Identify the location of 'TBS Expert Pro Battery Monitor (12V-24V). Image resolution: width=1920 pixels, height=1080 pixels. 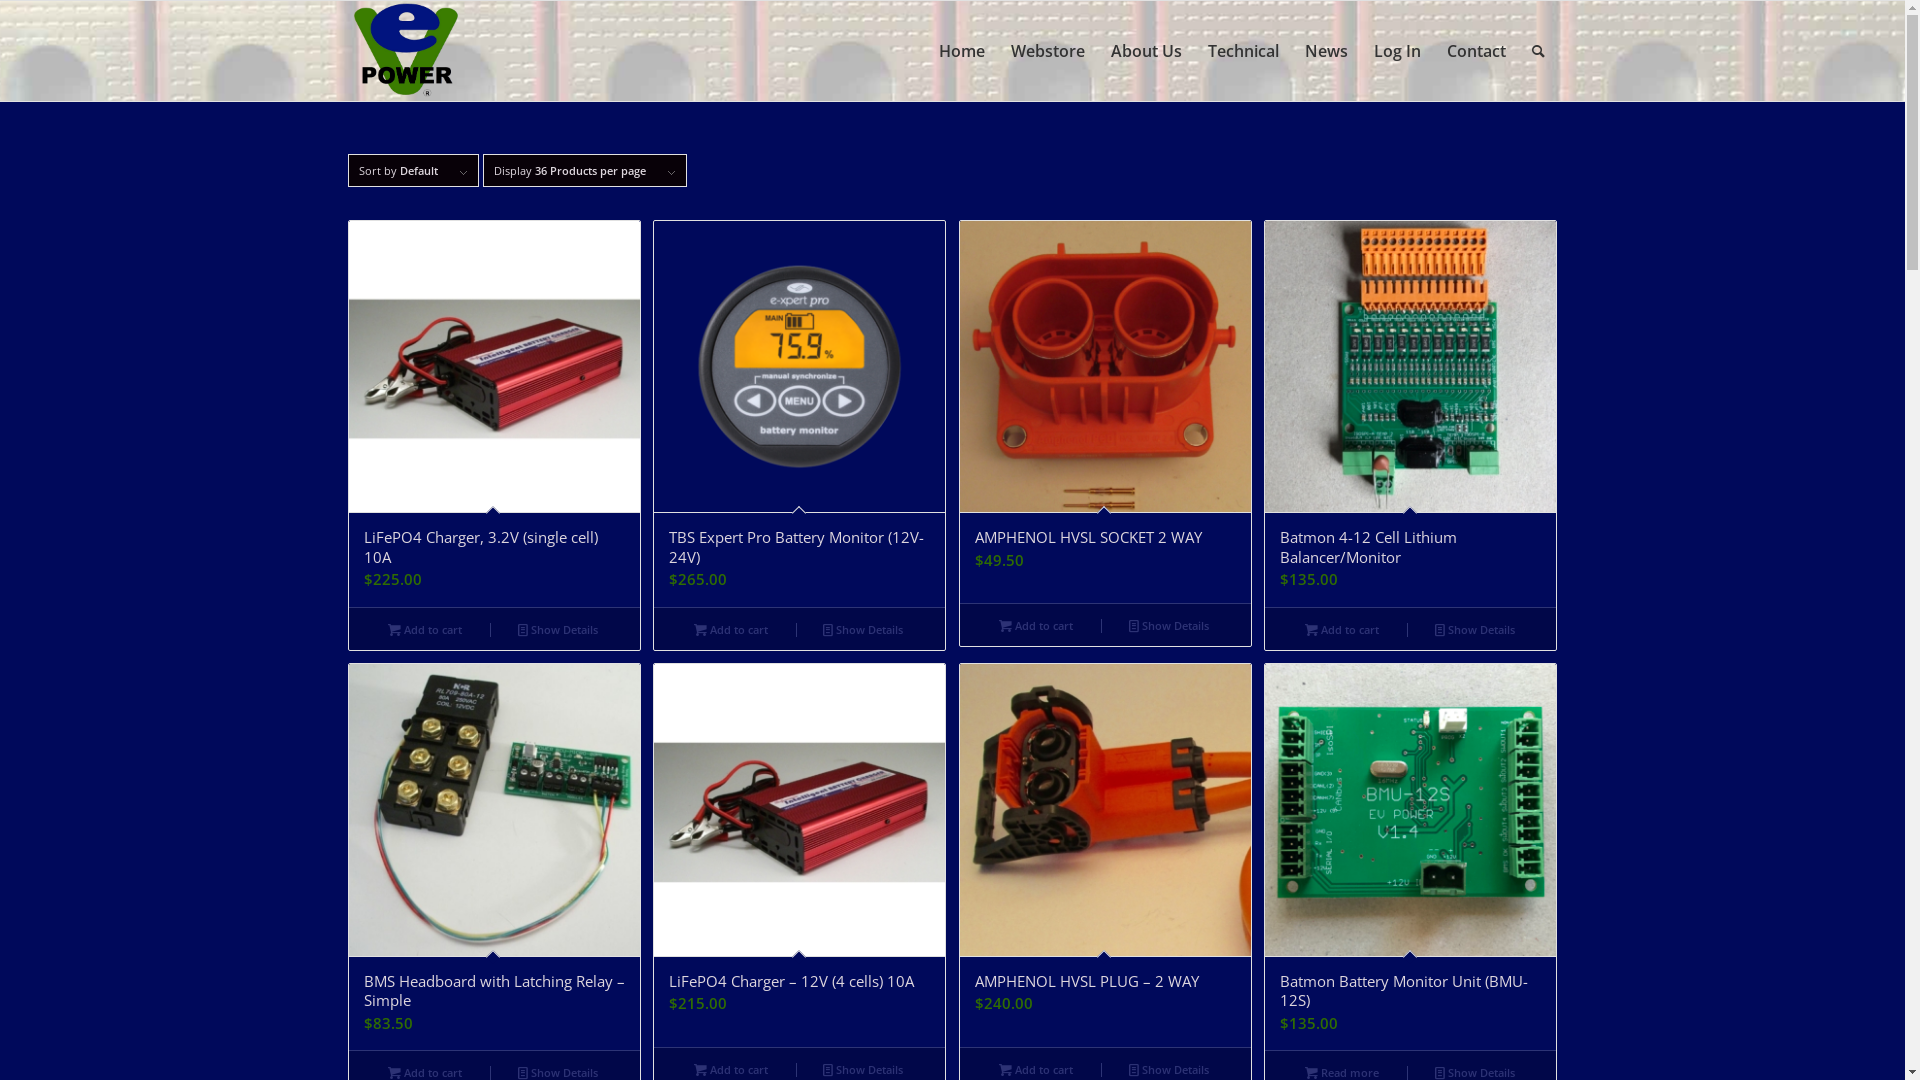
(798, 412).